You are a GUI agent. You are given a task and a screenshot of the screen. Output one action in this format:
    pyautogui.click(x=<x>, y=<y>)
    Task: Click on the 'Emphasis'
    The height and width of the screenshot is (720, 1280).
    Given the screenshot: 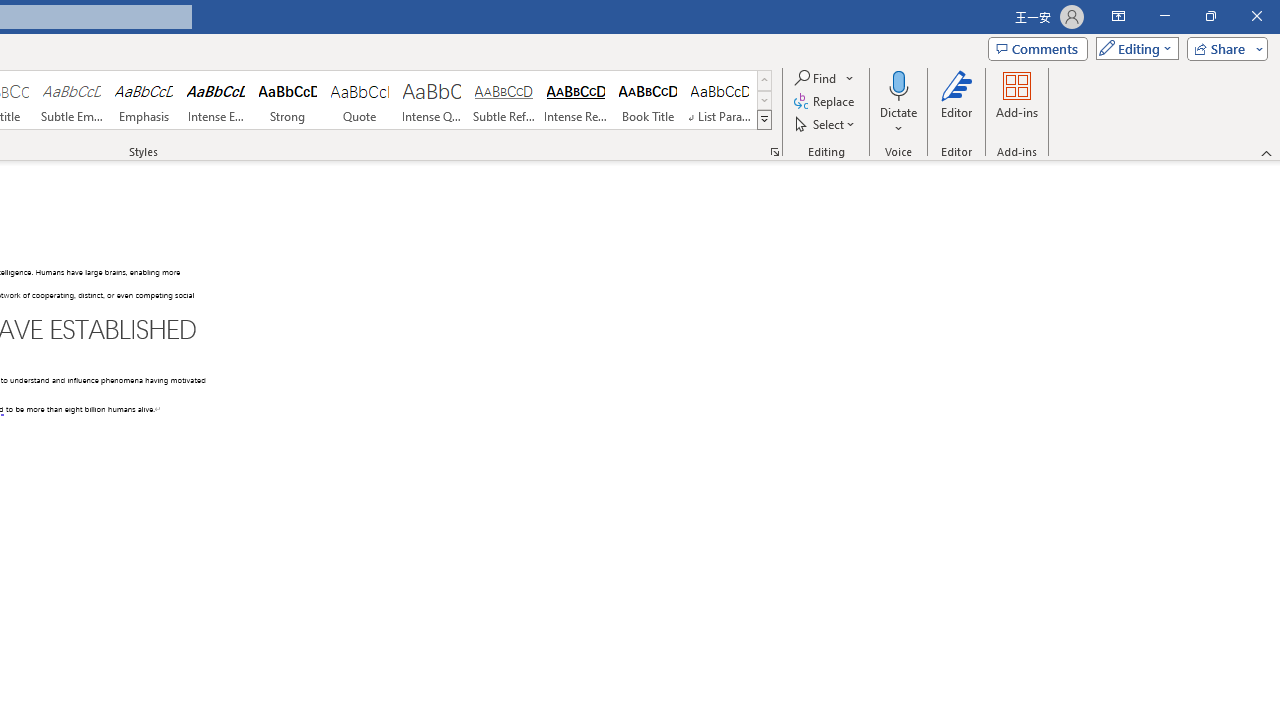 What is the action you would take?
    pyautogui.click(x=143, y=100)
    